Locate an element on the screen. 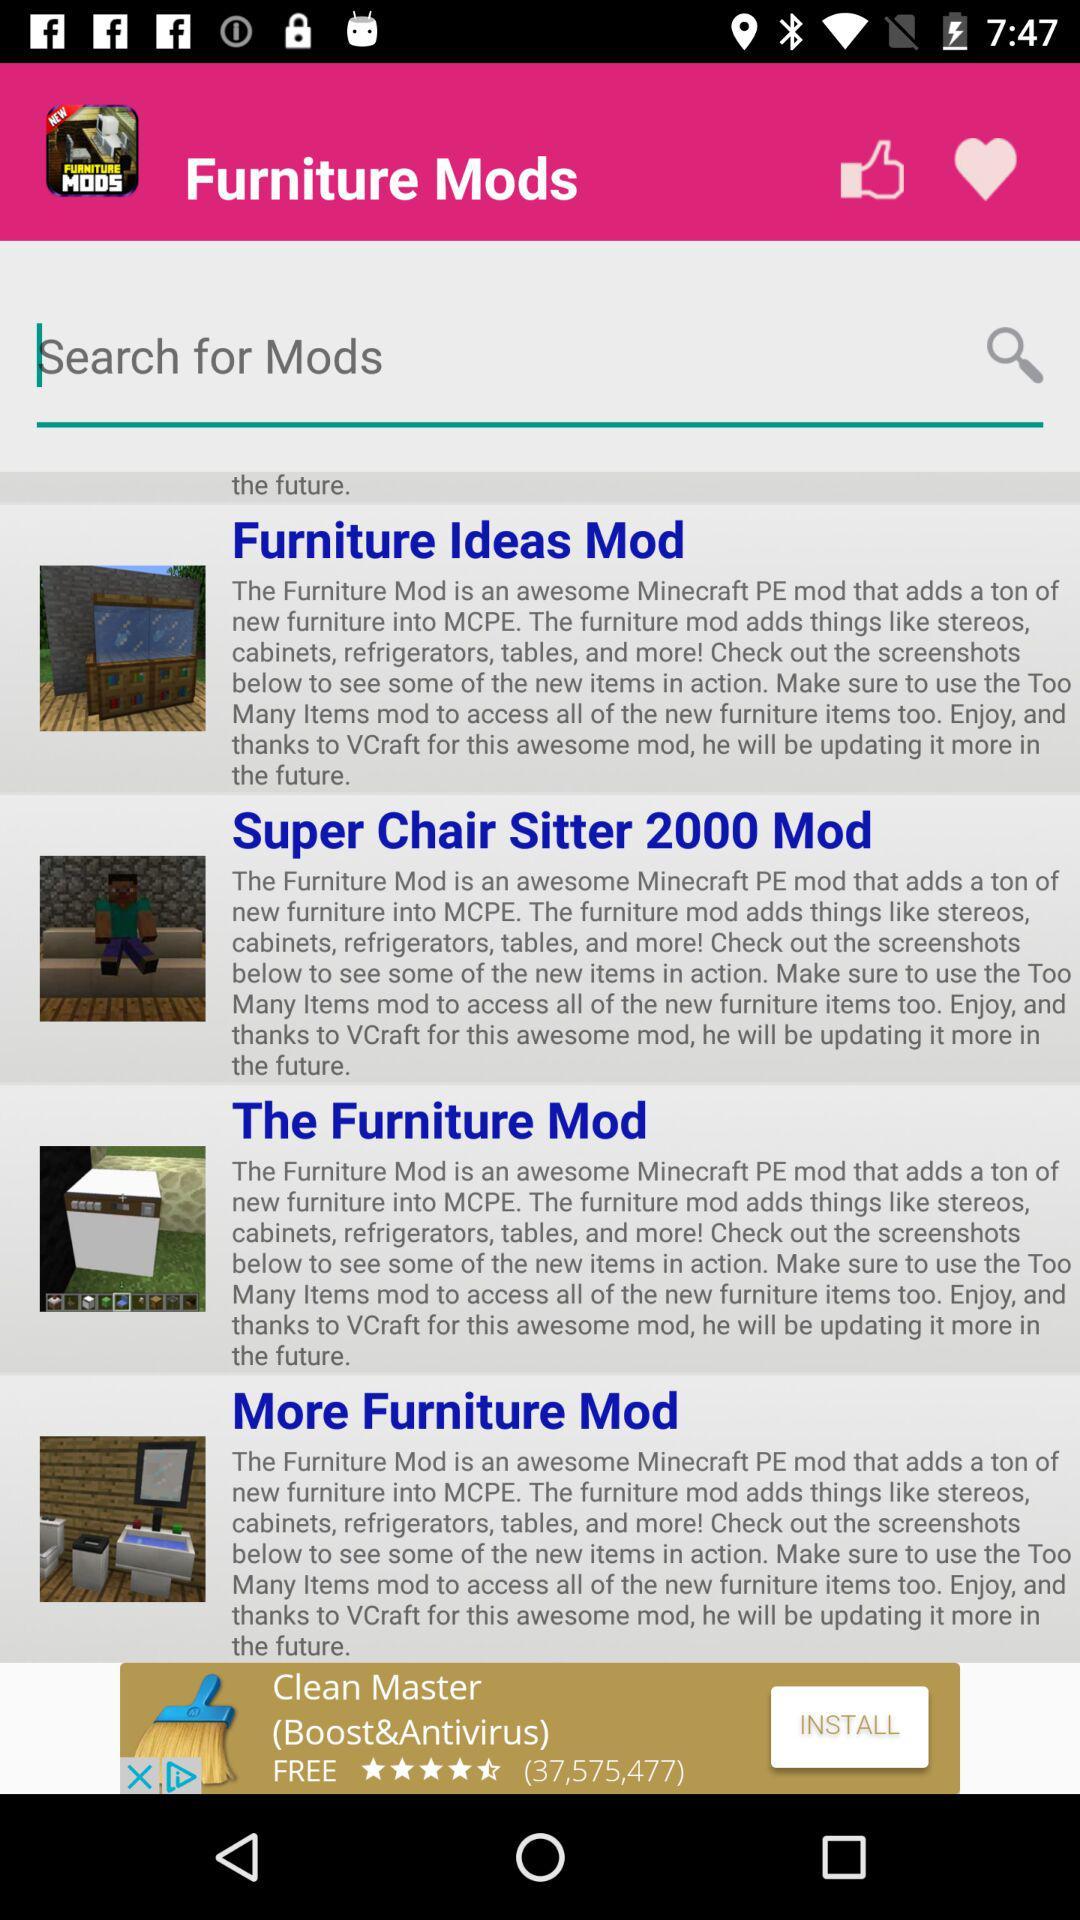 This screenshot has width=1080, height=1920. the thumbs_up icon is located at coordinates (871, 169).